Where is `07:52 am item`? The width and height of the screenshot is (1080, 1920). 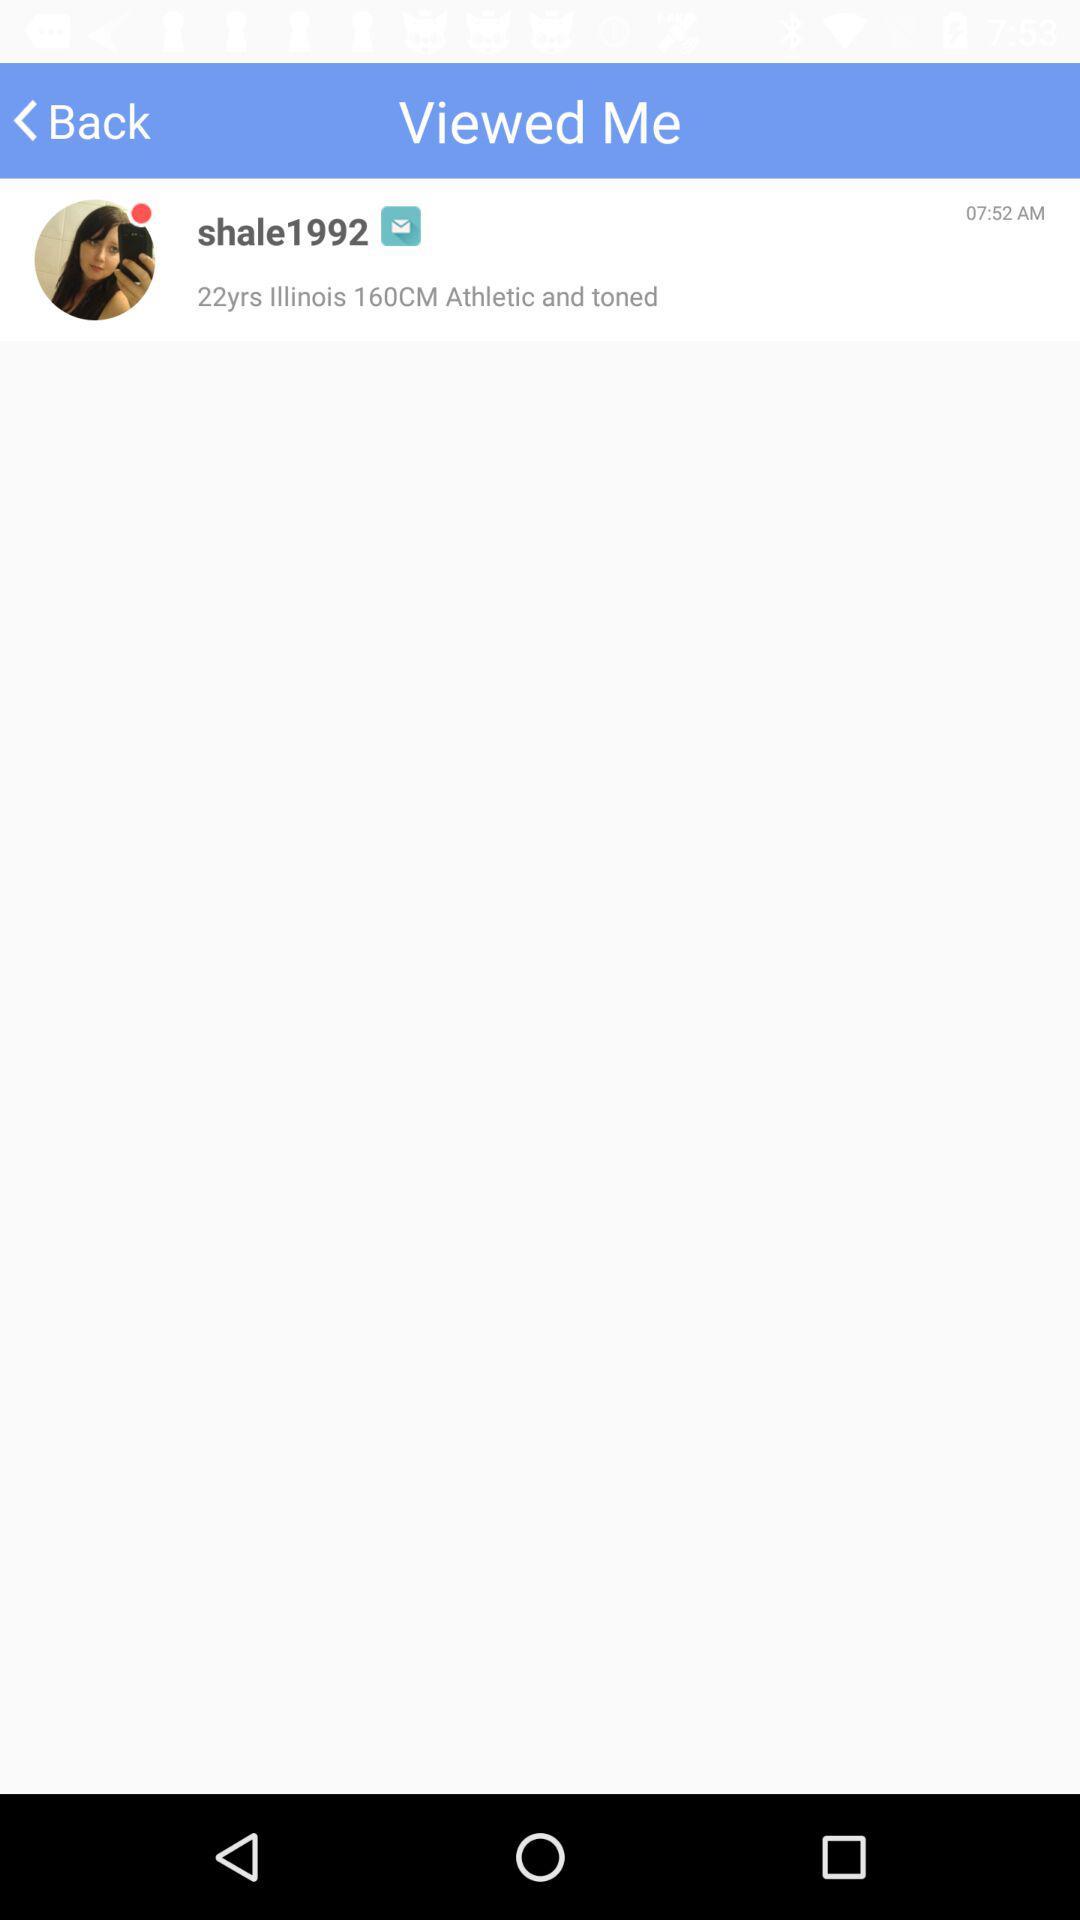
07:52 am item is located at coordinates (1005, 212).